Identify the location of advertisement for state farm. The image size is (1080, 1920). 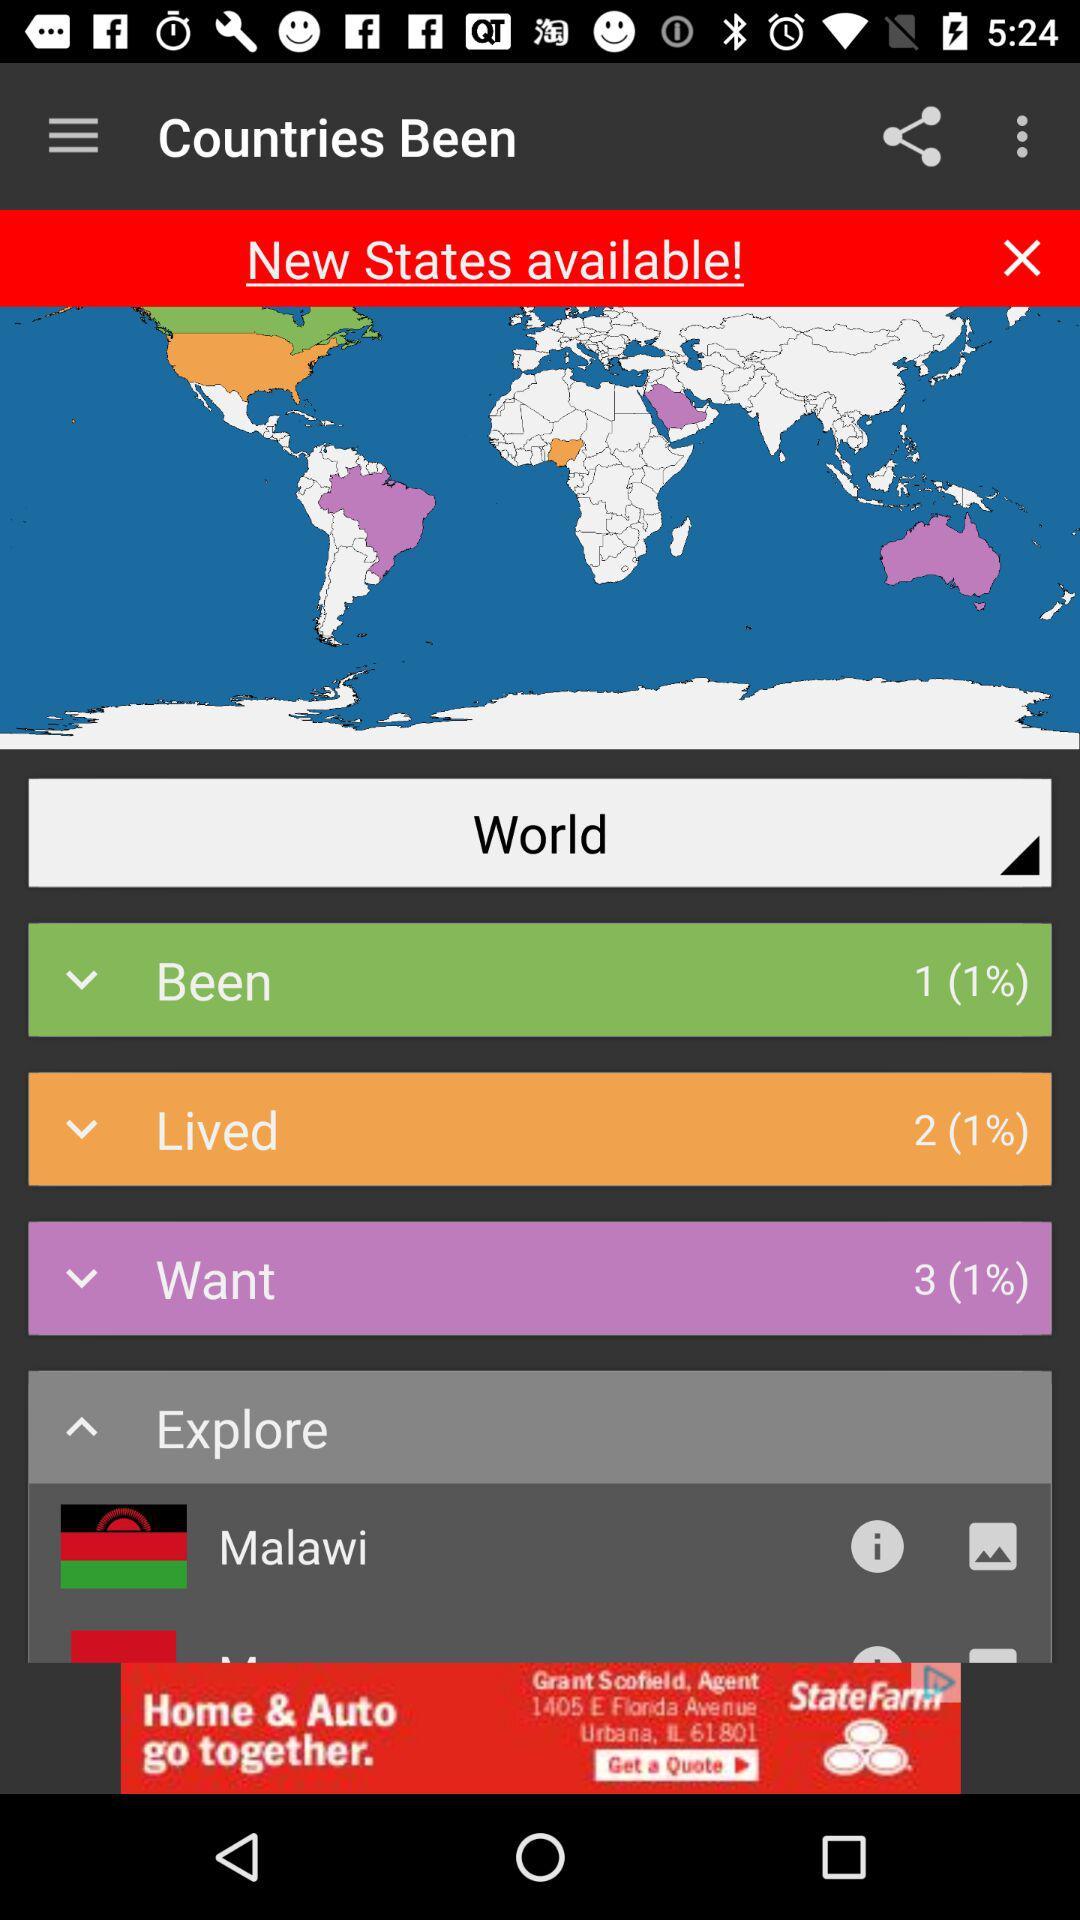
(540, 1727).